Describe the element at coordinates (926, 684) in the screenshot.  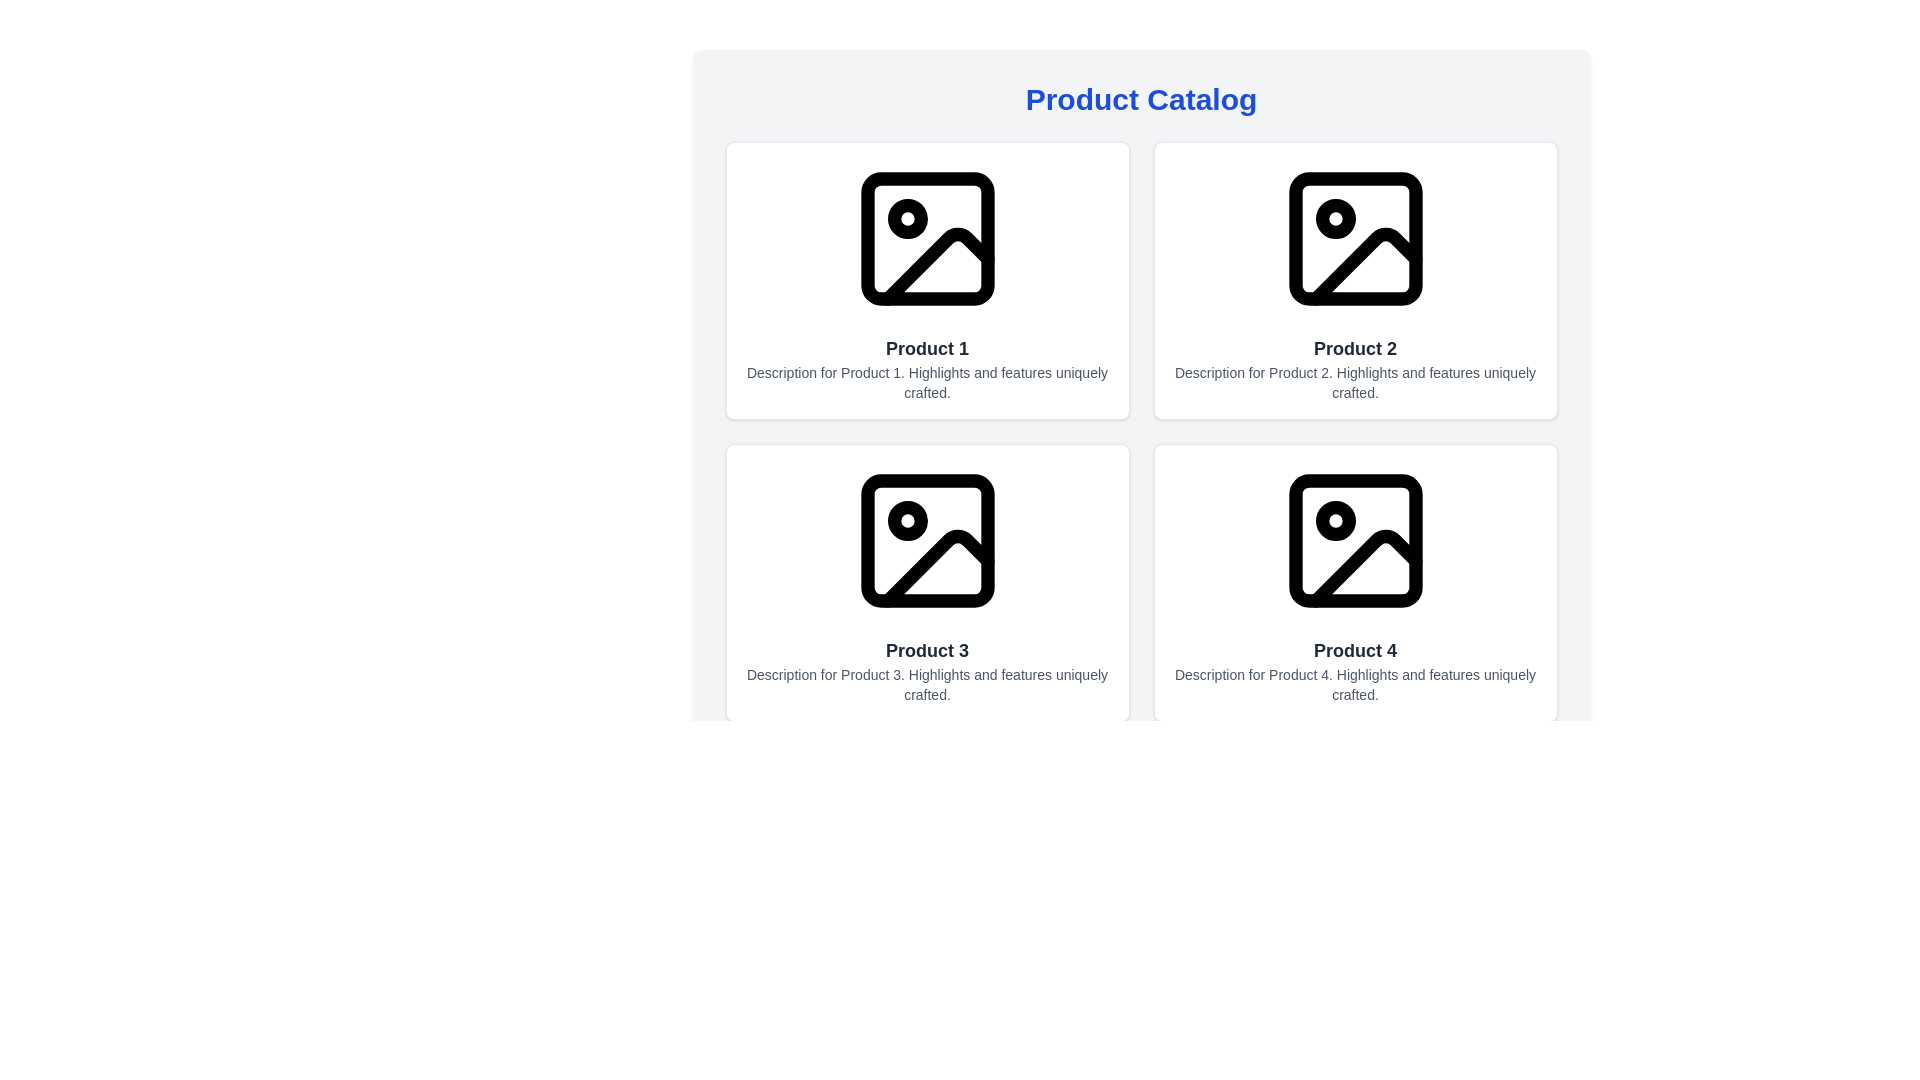
I see `the text element that describes 'Product 3', which is styled with a small-sized gray font and positioned below the bold title 'Product 3'` at that location.